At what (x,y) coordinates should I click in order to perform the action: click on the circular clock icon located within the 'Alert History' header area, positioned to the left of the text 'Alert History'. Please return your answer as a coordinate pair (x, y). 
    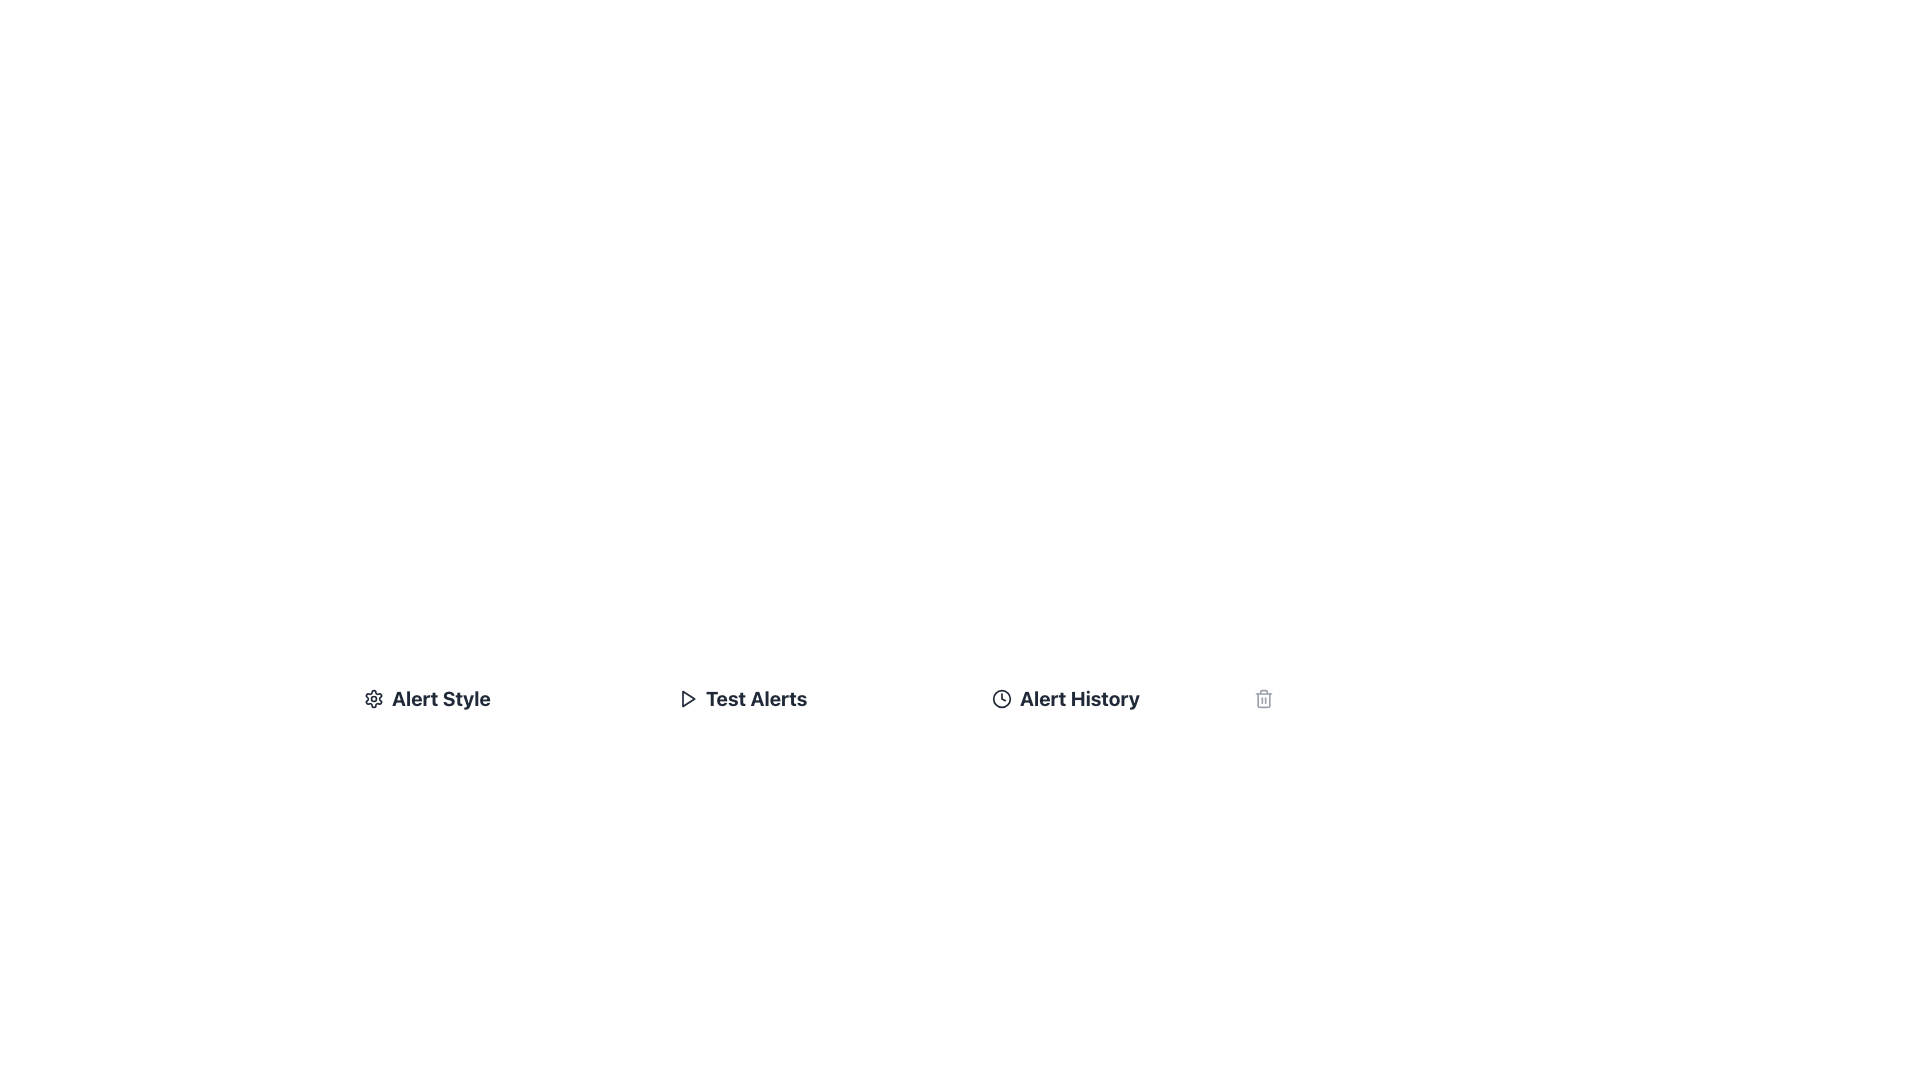
    Looking at the image, I should click on (1002, 697).